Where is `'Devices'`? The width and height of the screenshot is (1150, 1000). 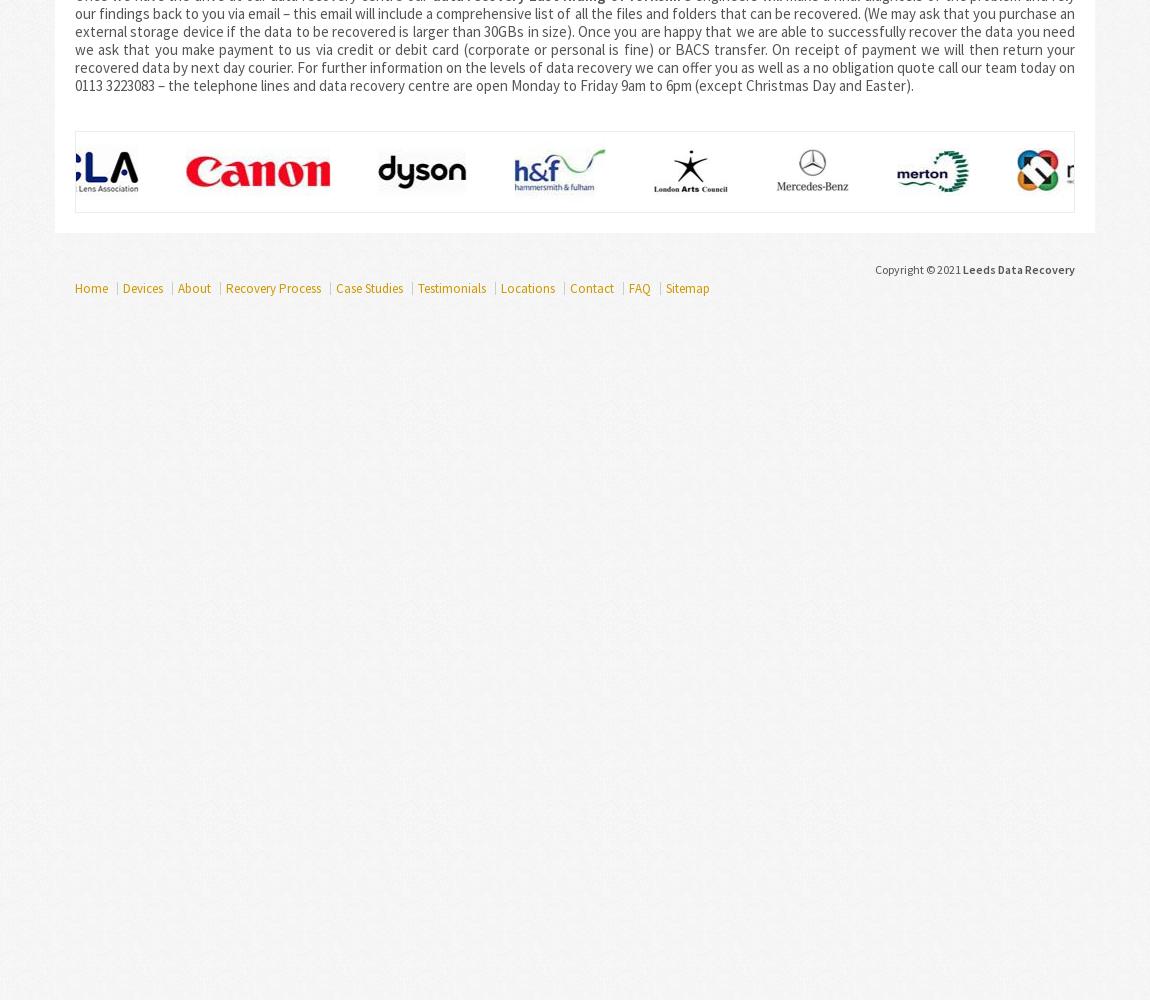 'Devices' is located at coordinates (141, 288).